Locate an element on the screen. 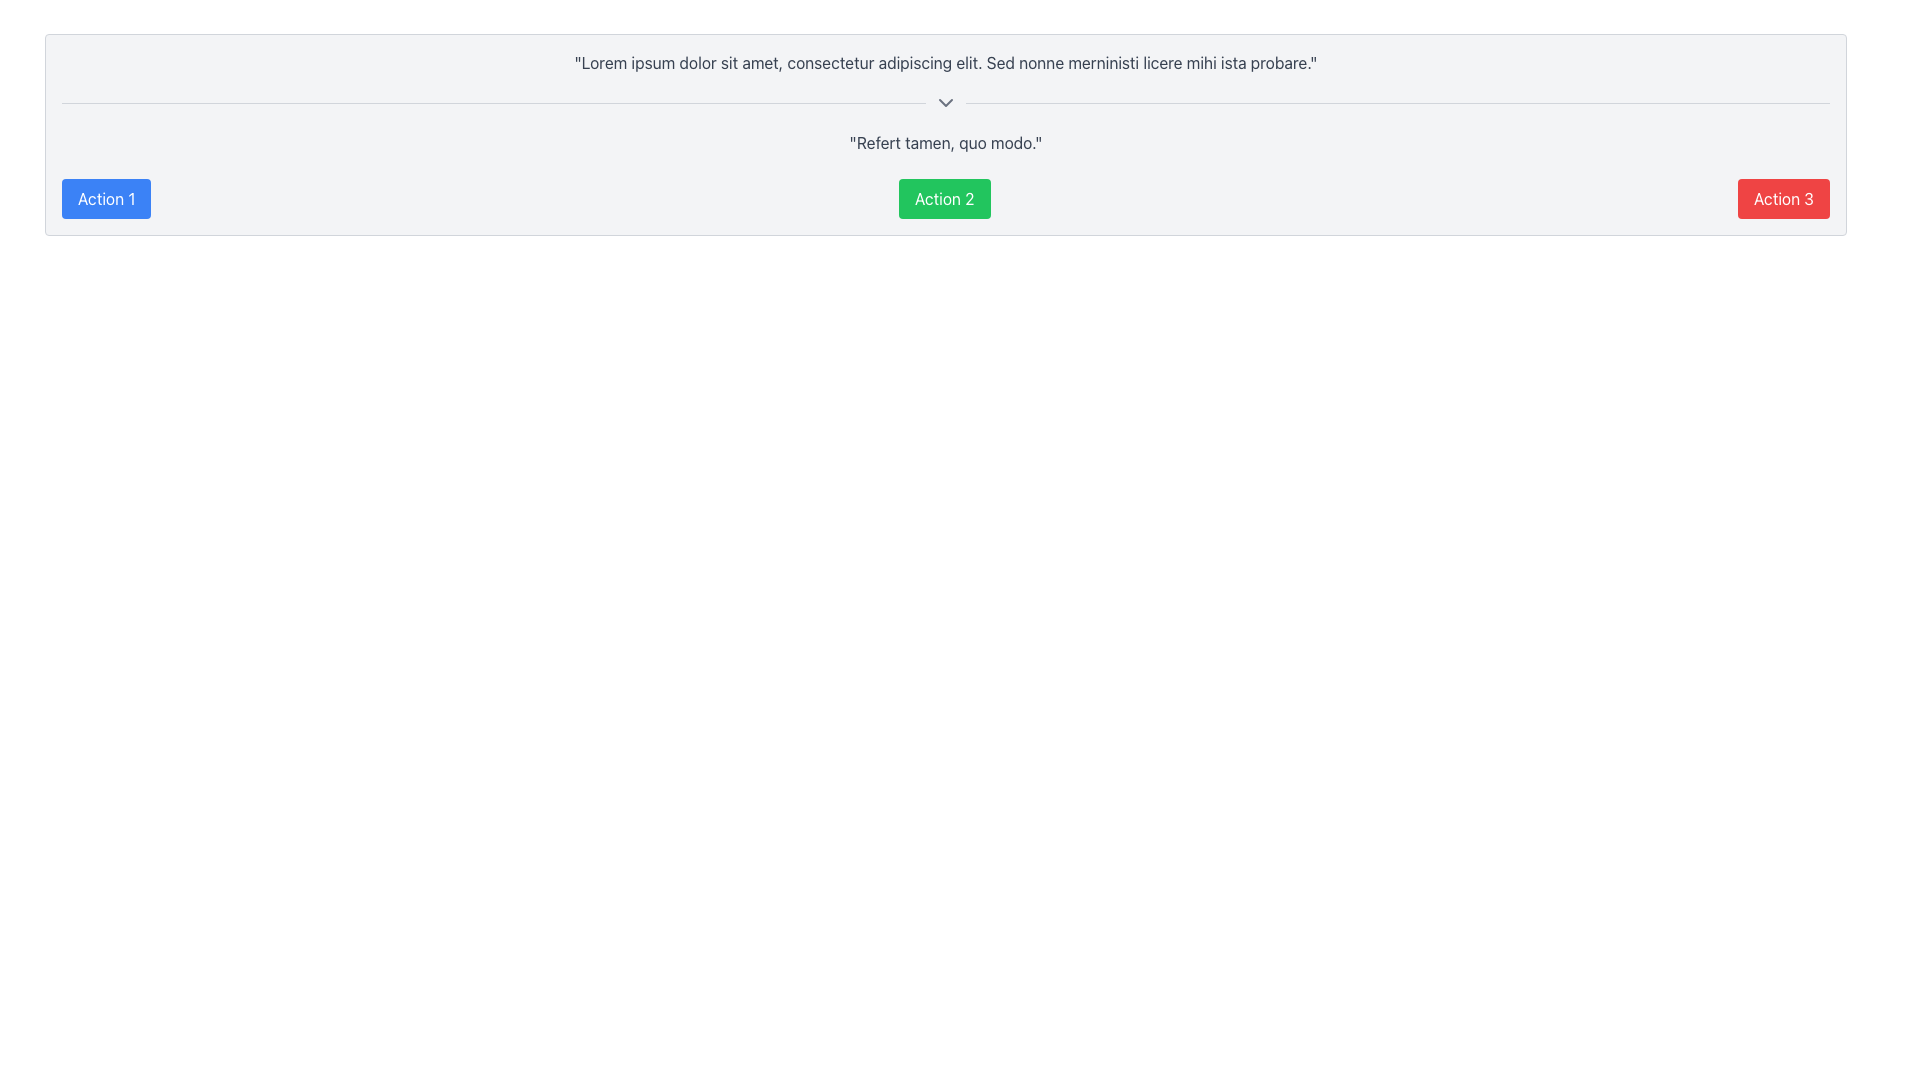 The image size is (1920, 1080). the Text Display containing the phrase 'Refert tamen, quo modo.' is located at coordinates (944, 141).